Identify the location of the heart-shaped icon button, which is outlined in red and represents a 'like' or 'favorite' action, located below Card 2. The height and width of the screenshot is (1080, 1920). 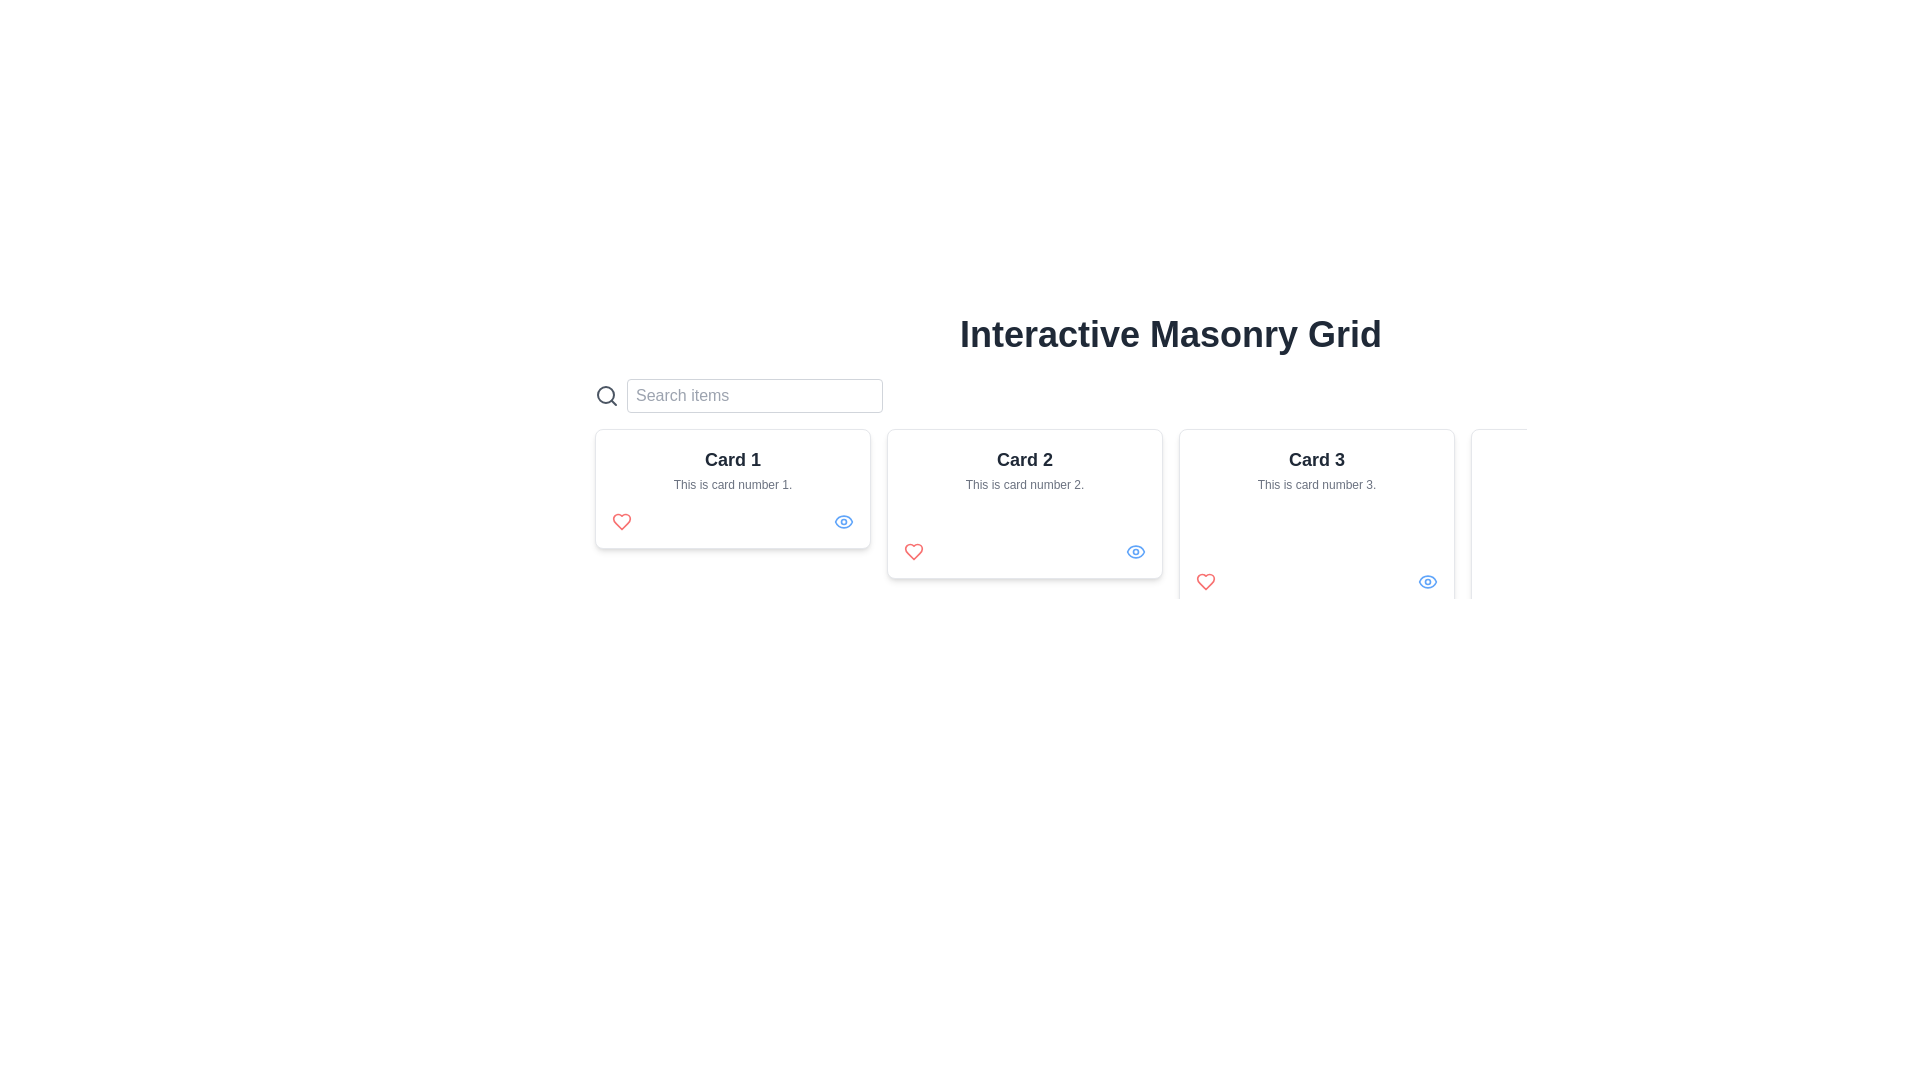
(621, 520).